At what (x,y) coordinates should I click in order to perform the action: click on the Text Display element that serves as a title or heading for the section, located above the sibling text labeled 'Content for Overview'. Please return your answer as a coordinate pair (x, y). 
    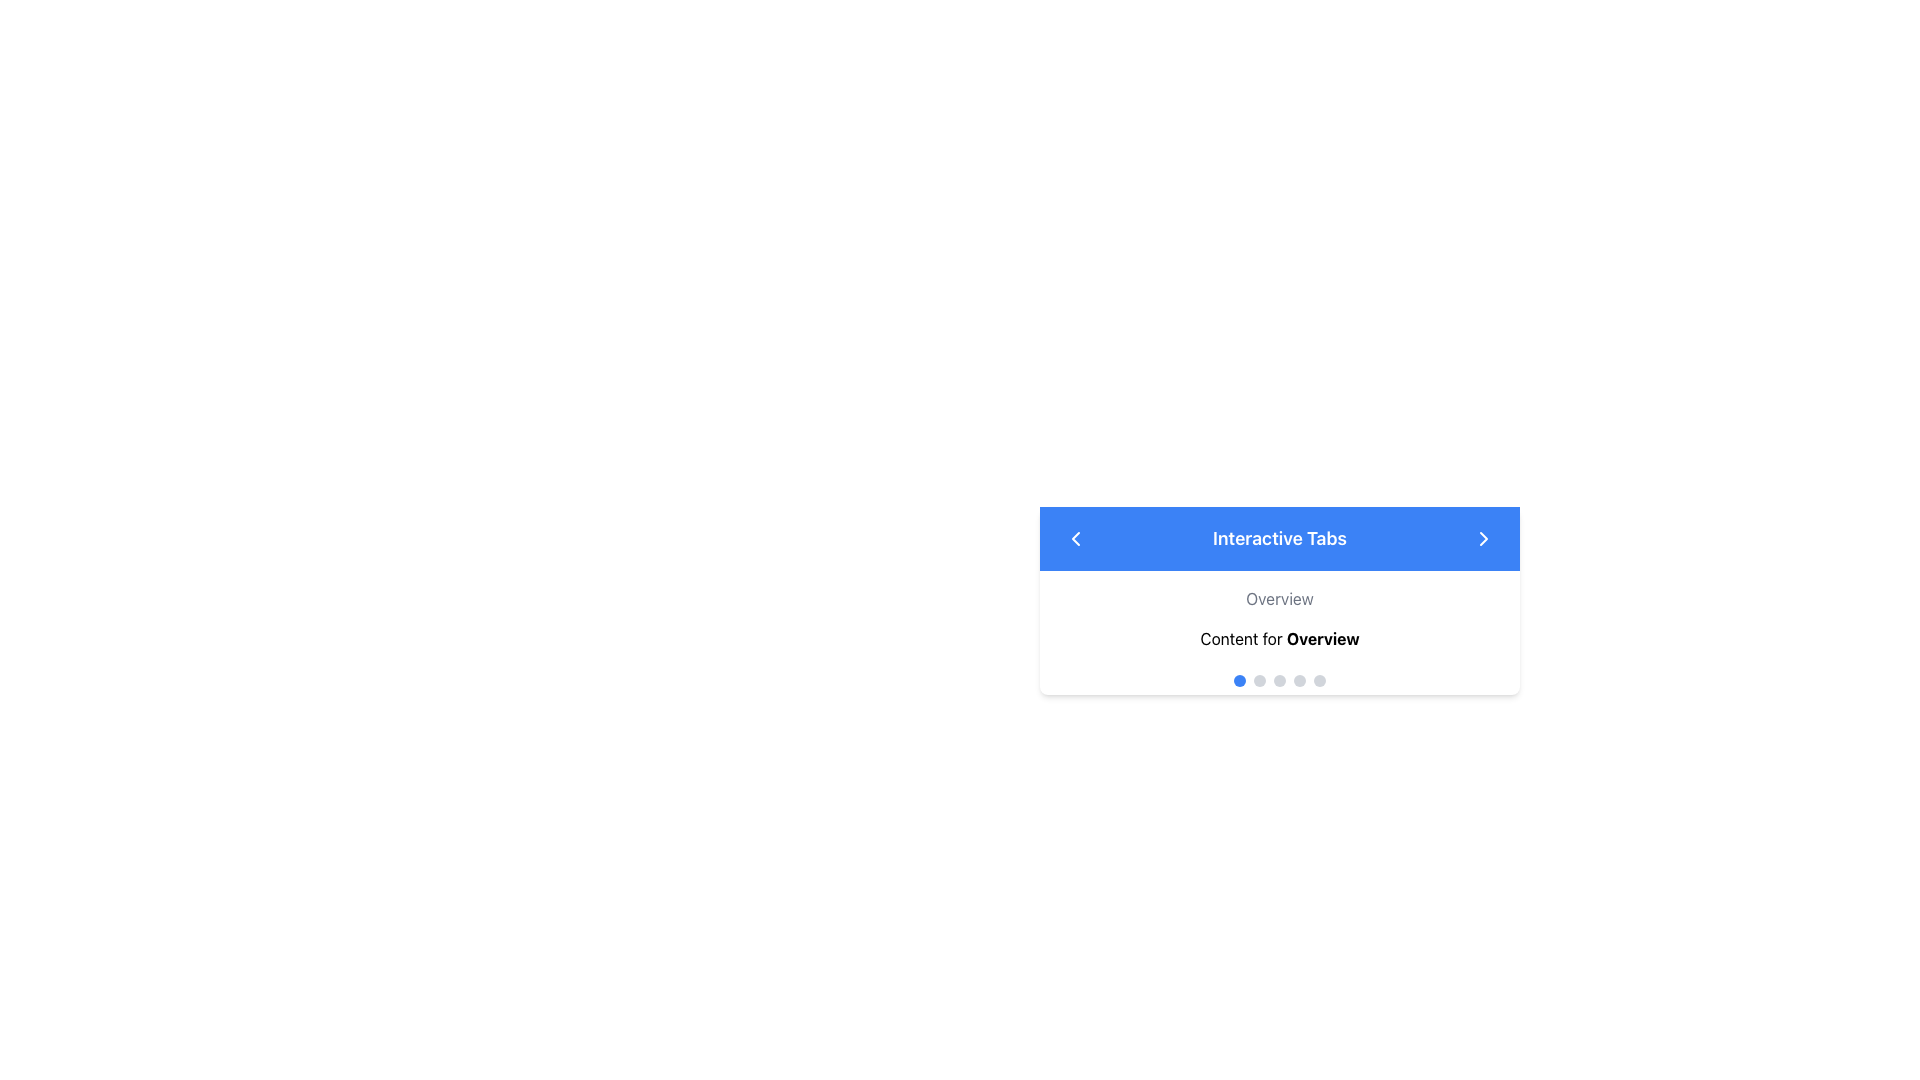
    Looking at the image, I should click on (1280, 597).